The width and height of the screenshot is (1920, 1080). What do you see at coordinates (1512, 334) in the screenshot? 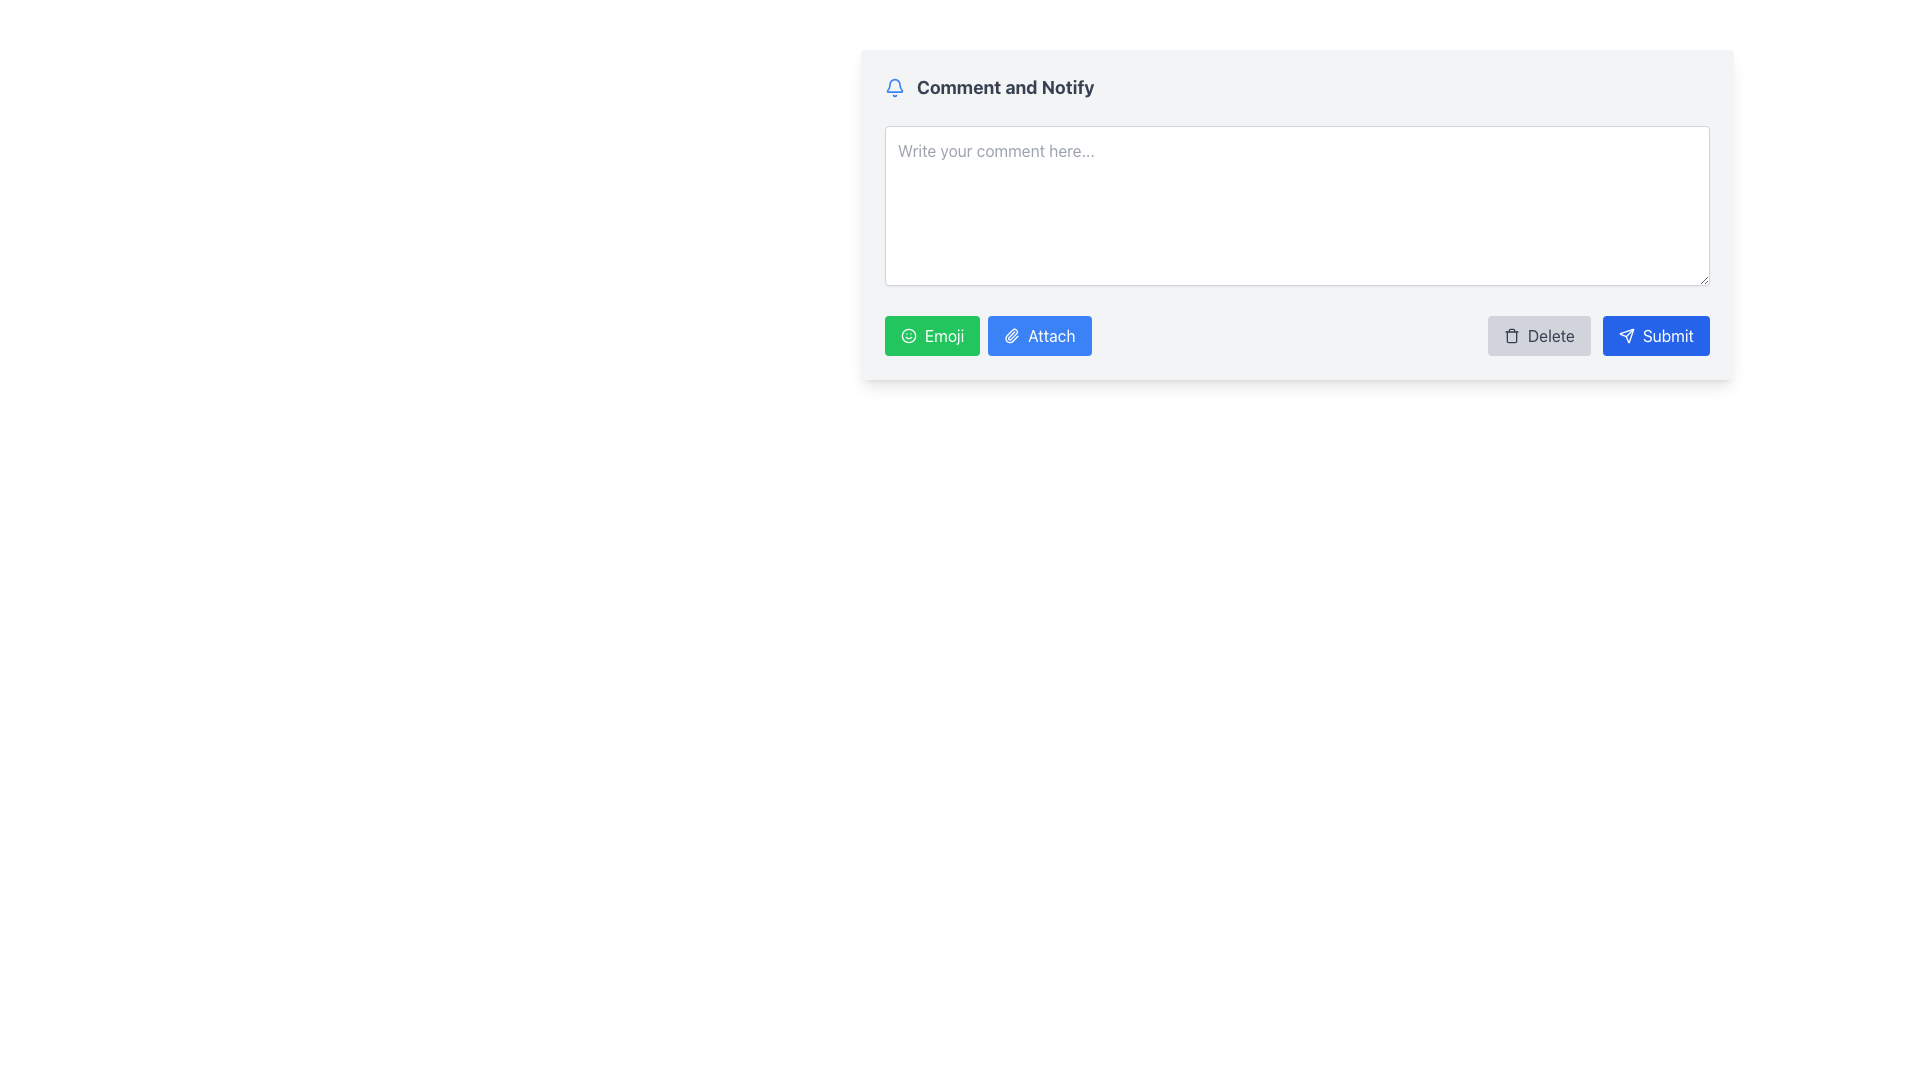
I see `the trash bin icon located to the left of the 'Delete' text label within the 'Delete' button` at bounding box center [1512, 334].